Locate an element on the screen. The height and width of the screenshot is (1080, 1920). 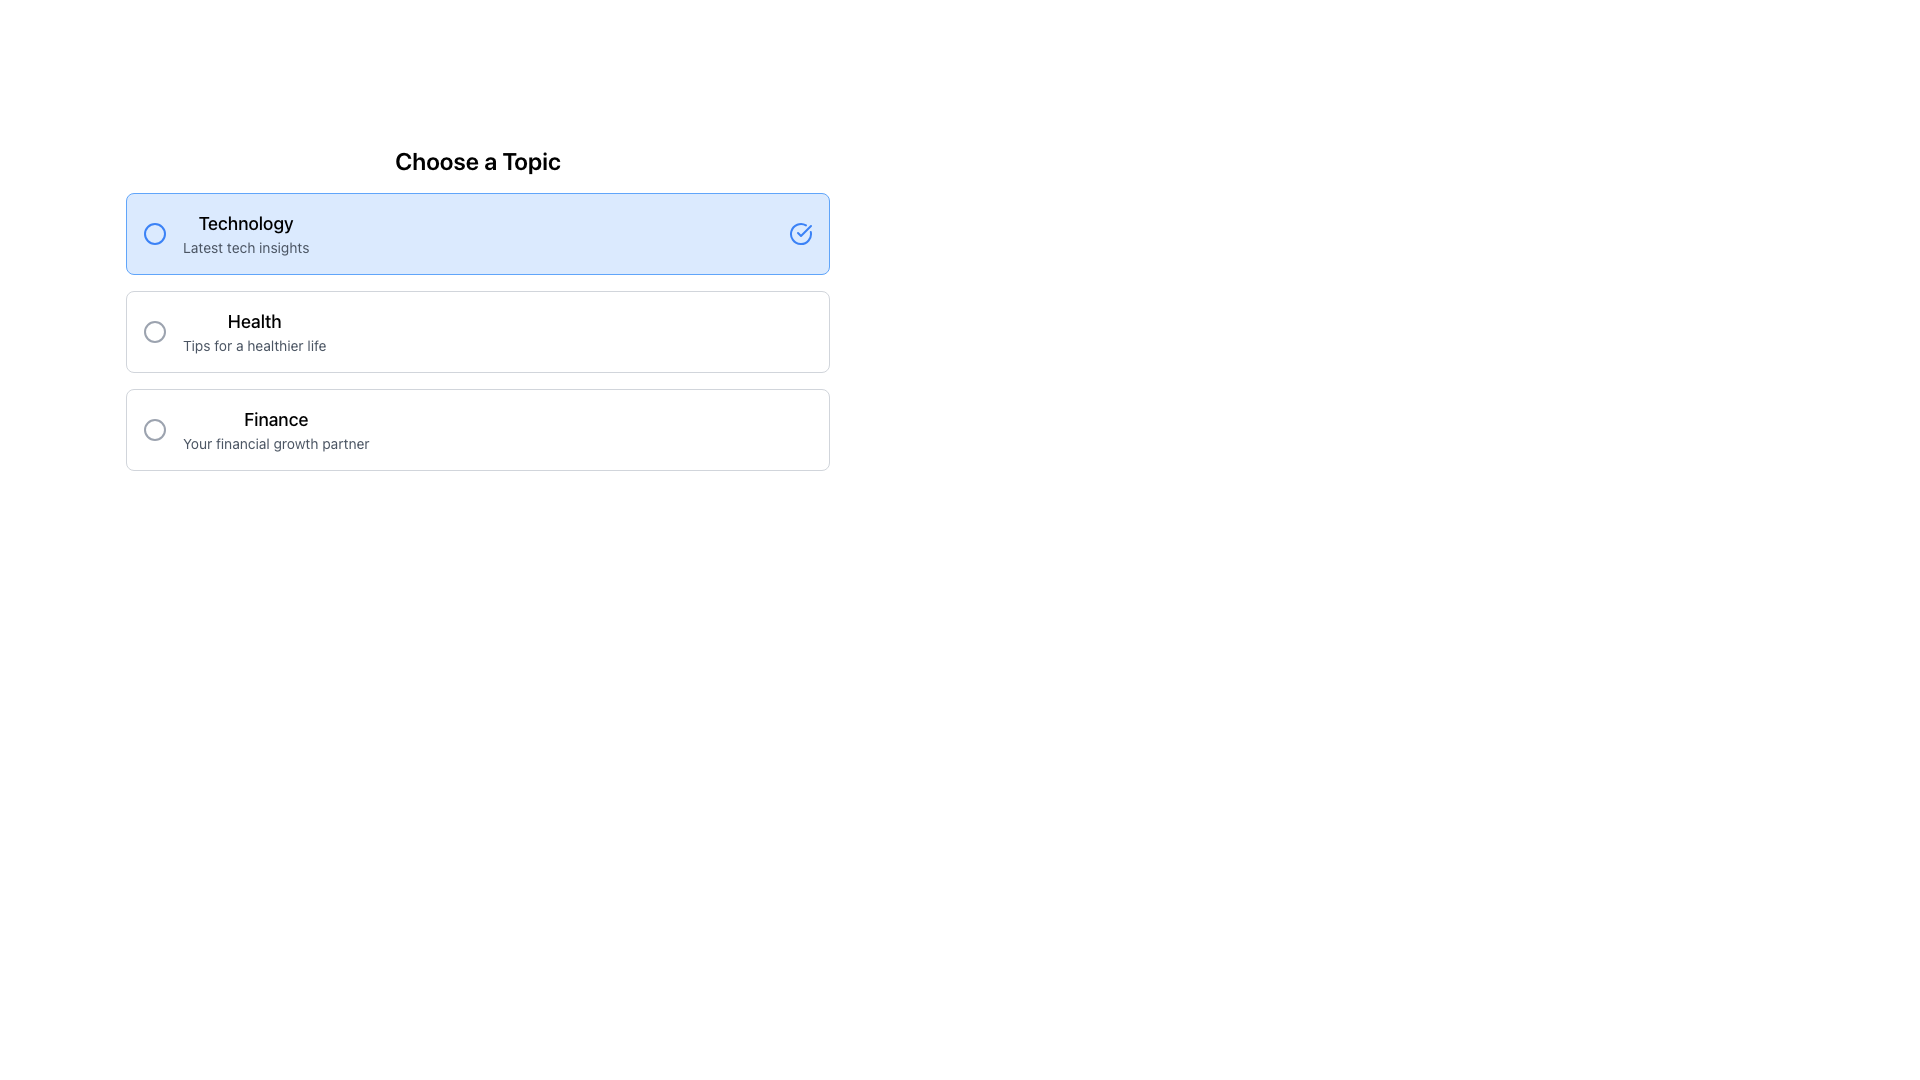
the text label displaying 'Latest tech insights', which is located beneath the 'Technology' heading in a light blue section is located at coordinates (245, 246).